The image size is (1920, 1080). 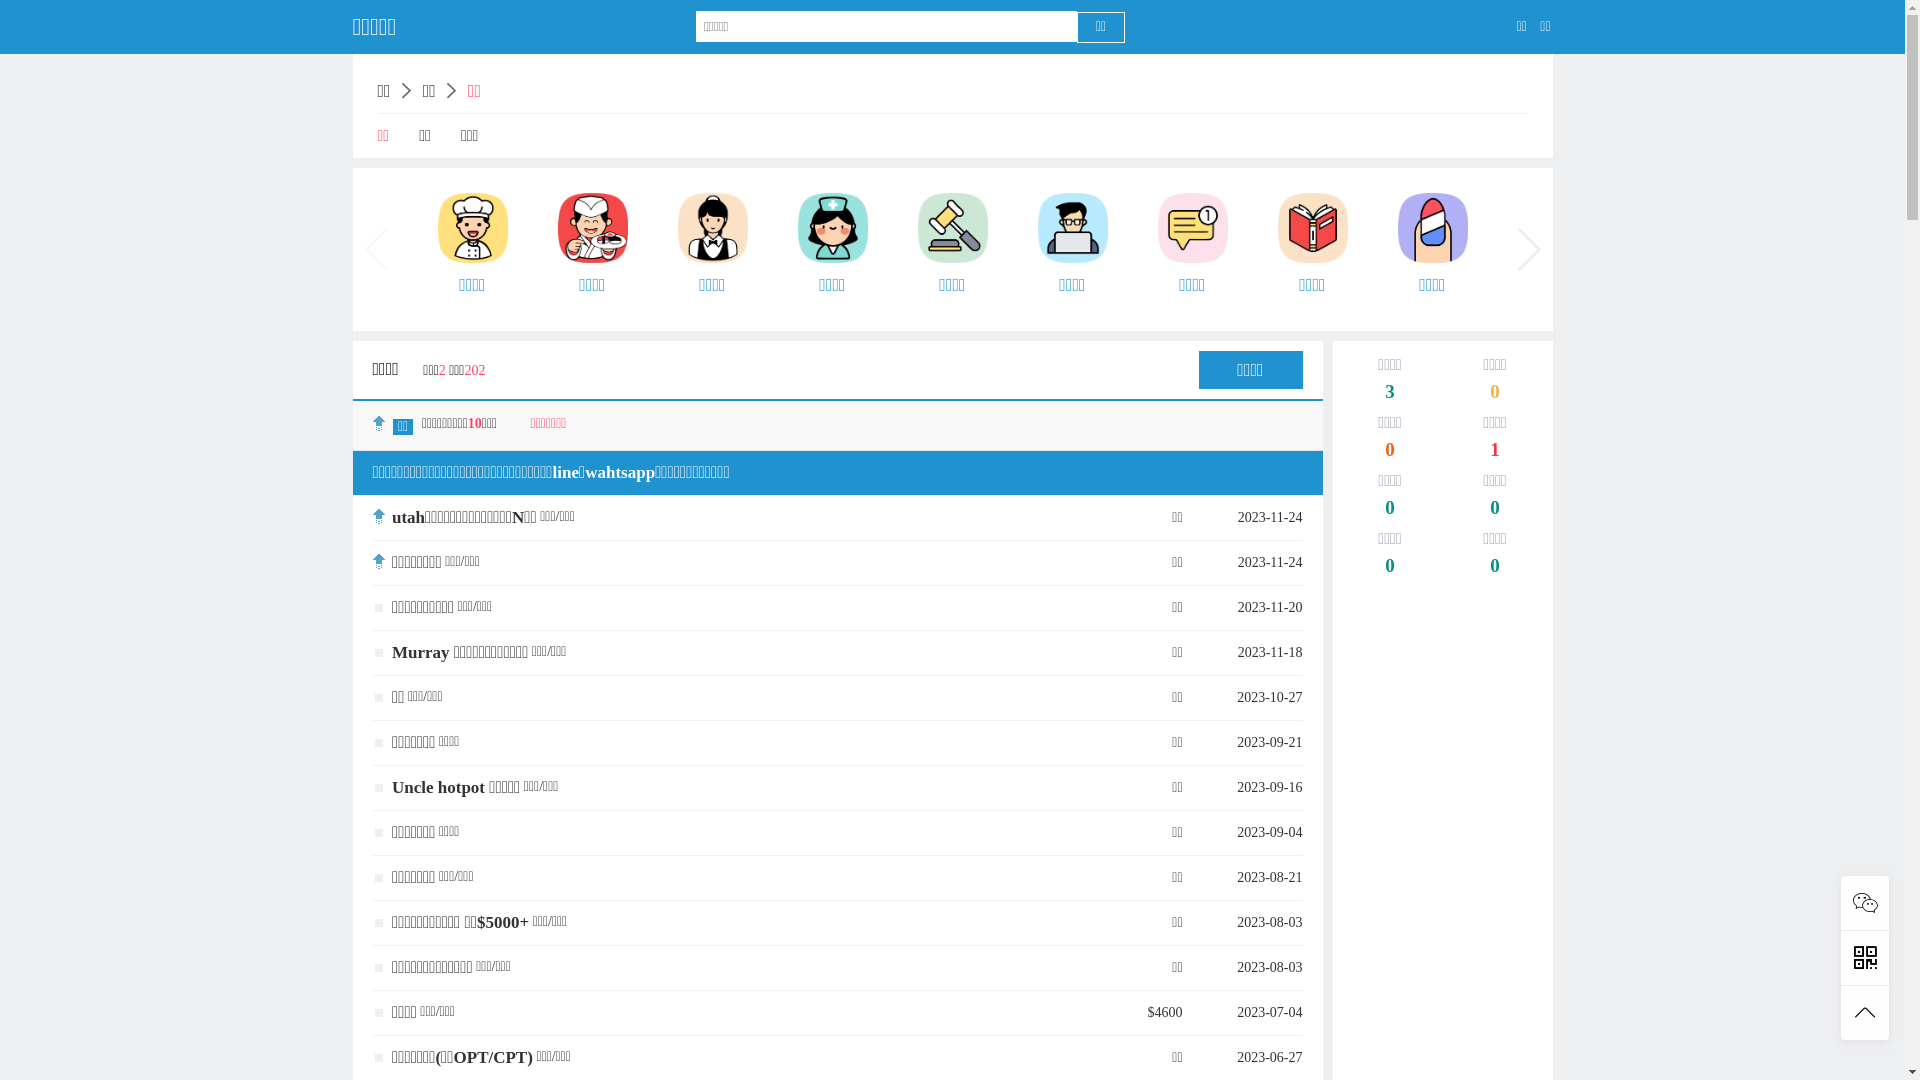 I want to click on 'Advertisement', so click(x=1441, y=907).